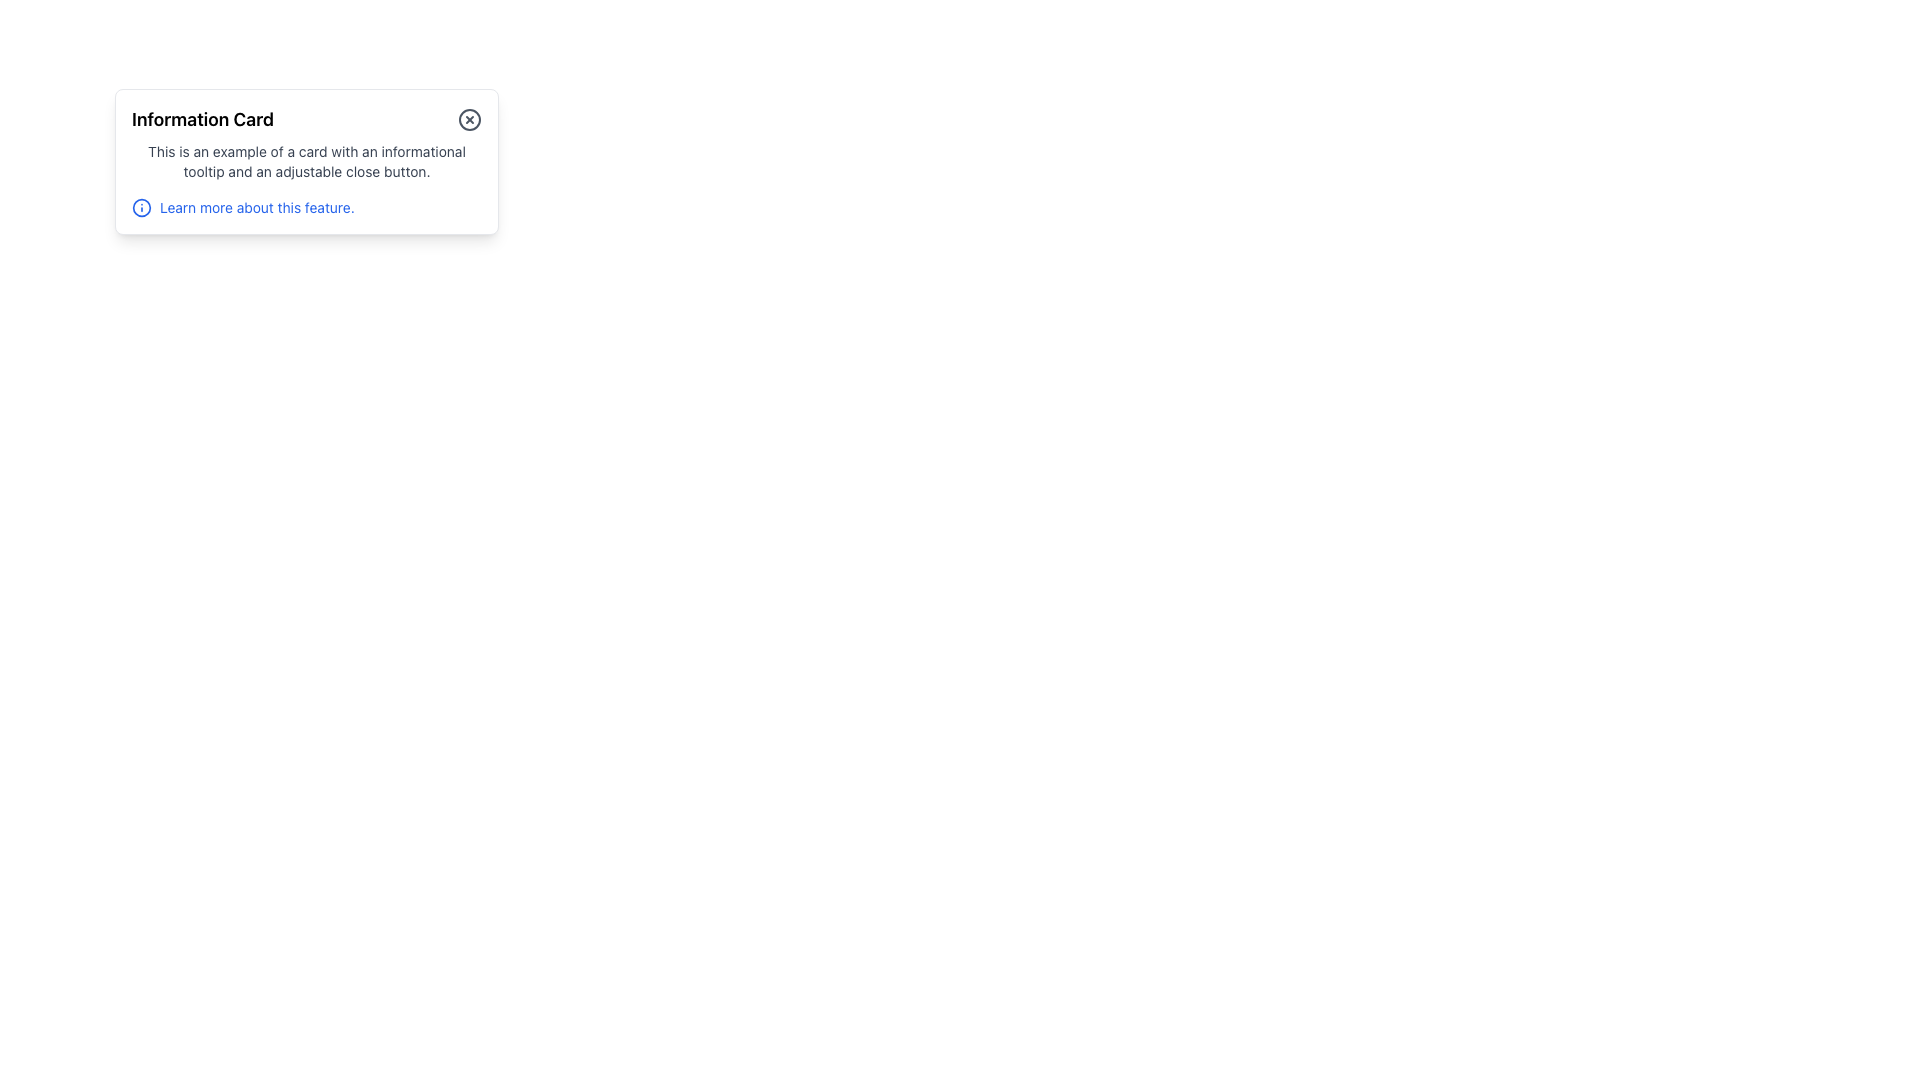 This screenshot has width=1920, height=1080. What do you see at coordinates (306, 161) in the screenshot?
I see `descriptive text located in the middle section of the 'Information Card', positioned below the title and above the 'Learn more about this feature.' link` at bounding box center [306, 161].